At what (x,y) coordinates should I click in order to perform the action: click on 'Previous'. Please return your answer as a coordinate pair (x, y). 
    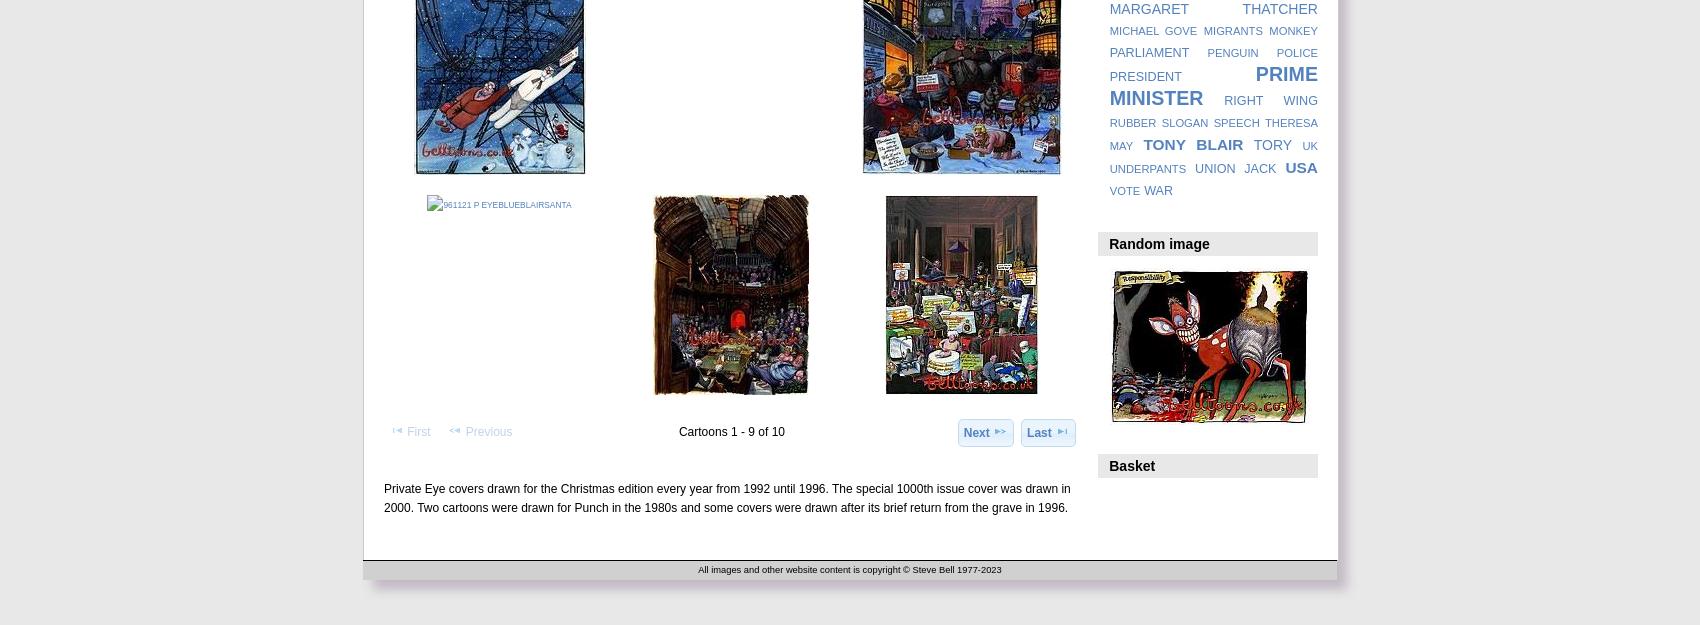
    Looking at the image, I should click on (488, 430).